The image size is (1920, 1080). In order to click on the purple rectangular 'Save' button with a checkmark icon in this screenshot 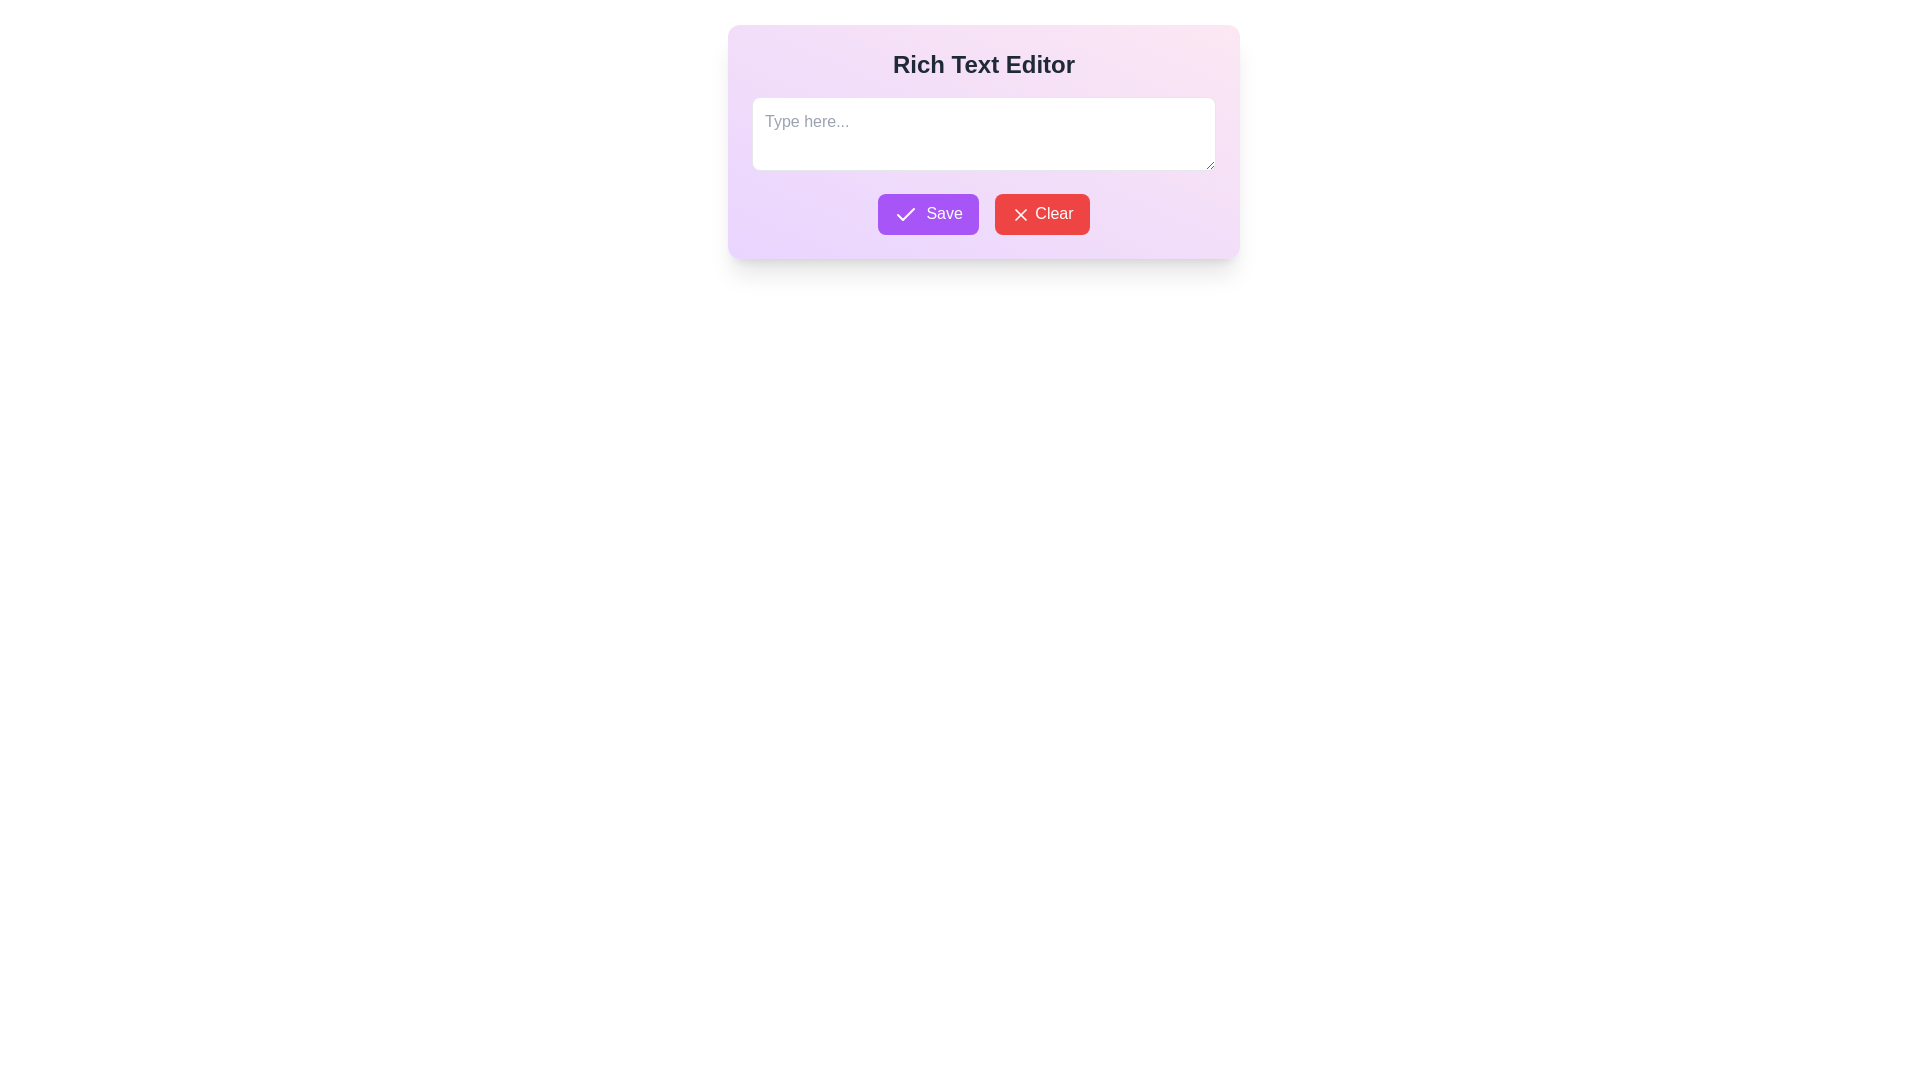, I will do `click(927, 214)`.